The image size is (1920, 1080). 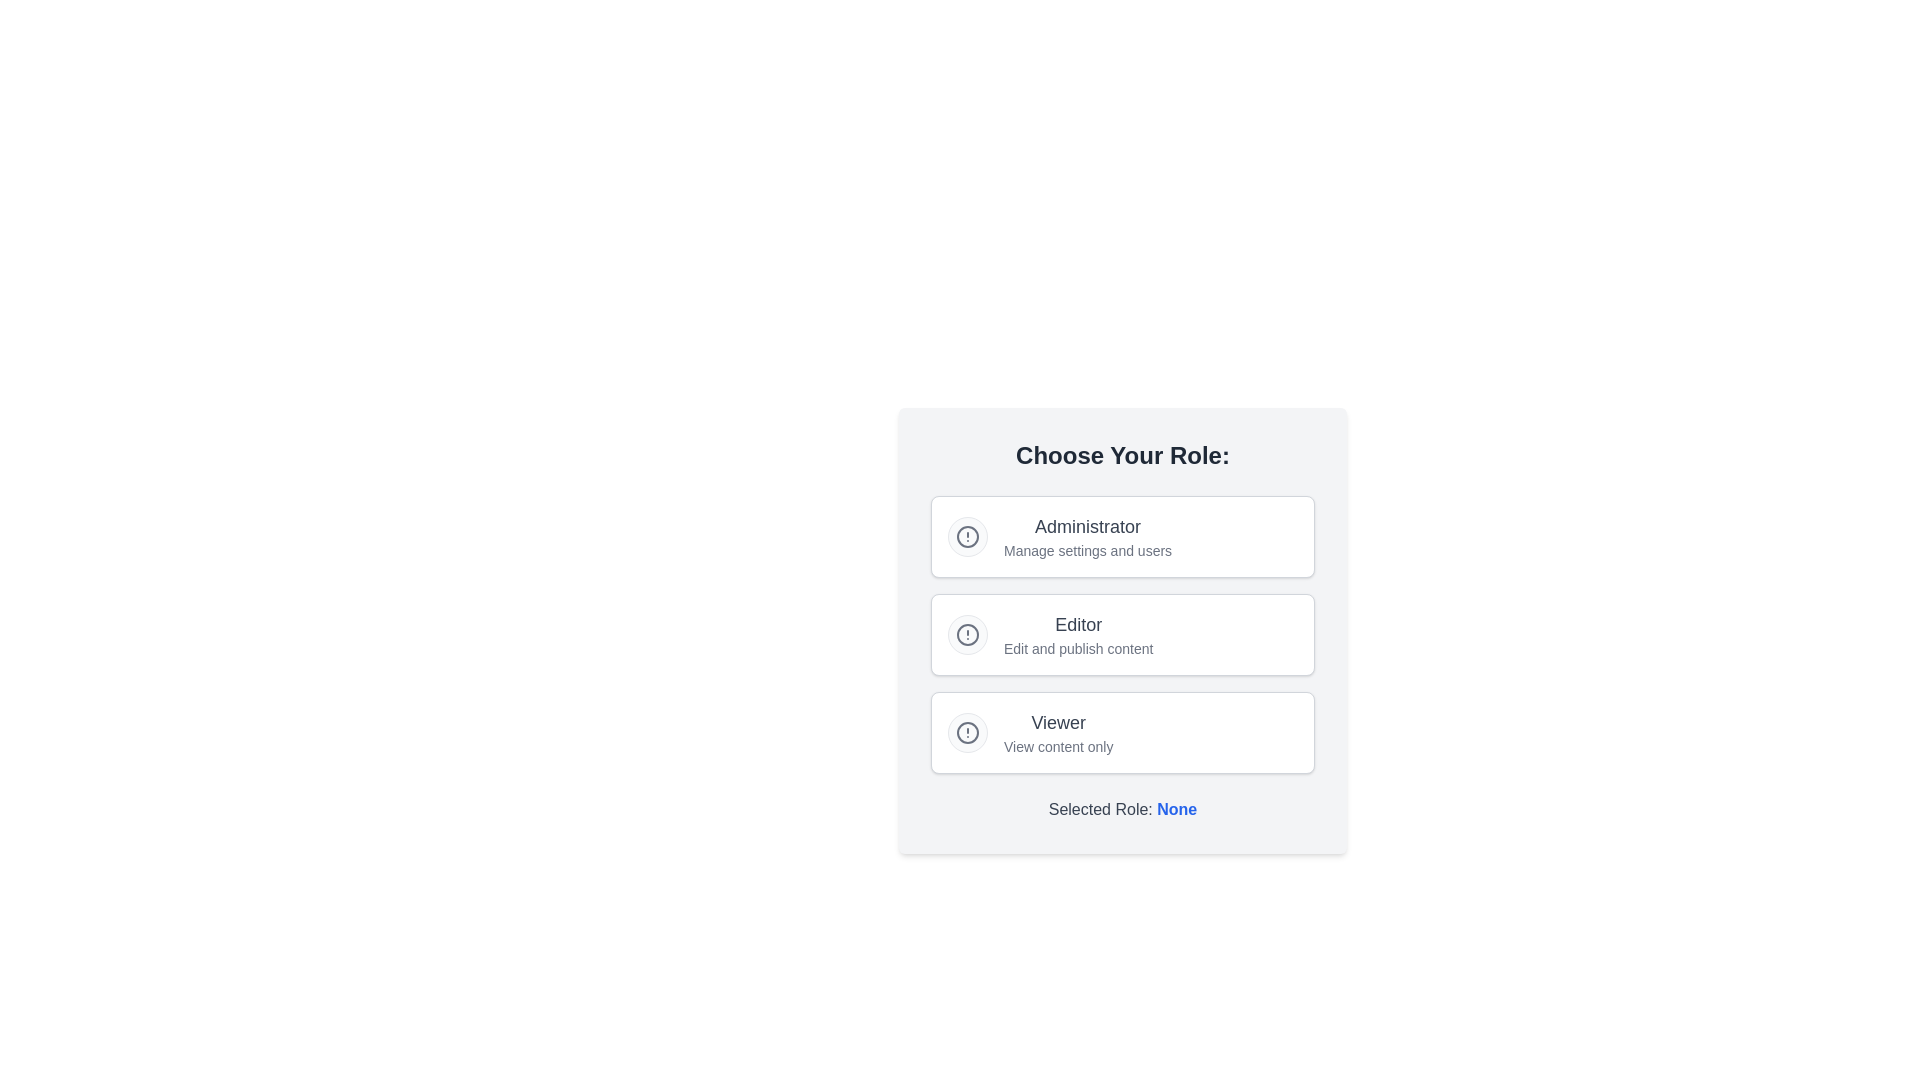 What do you see at coordinates (1123, 635) in the screenshot?
I see `the 'Editor' role selection button, which is a rectangular button with rounded corners, styled in white with a gray border, containing the title 'Editor' and a subtitle 'Edit and publish content'` at bounding box center [1123, 635].